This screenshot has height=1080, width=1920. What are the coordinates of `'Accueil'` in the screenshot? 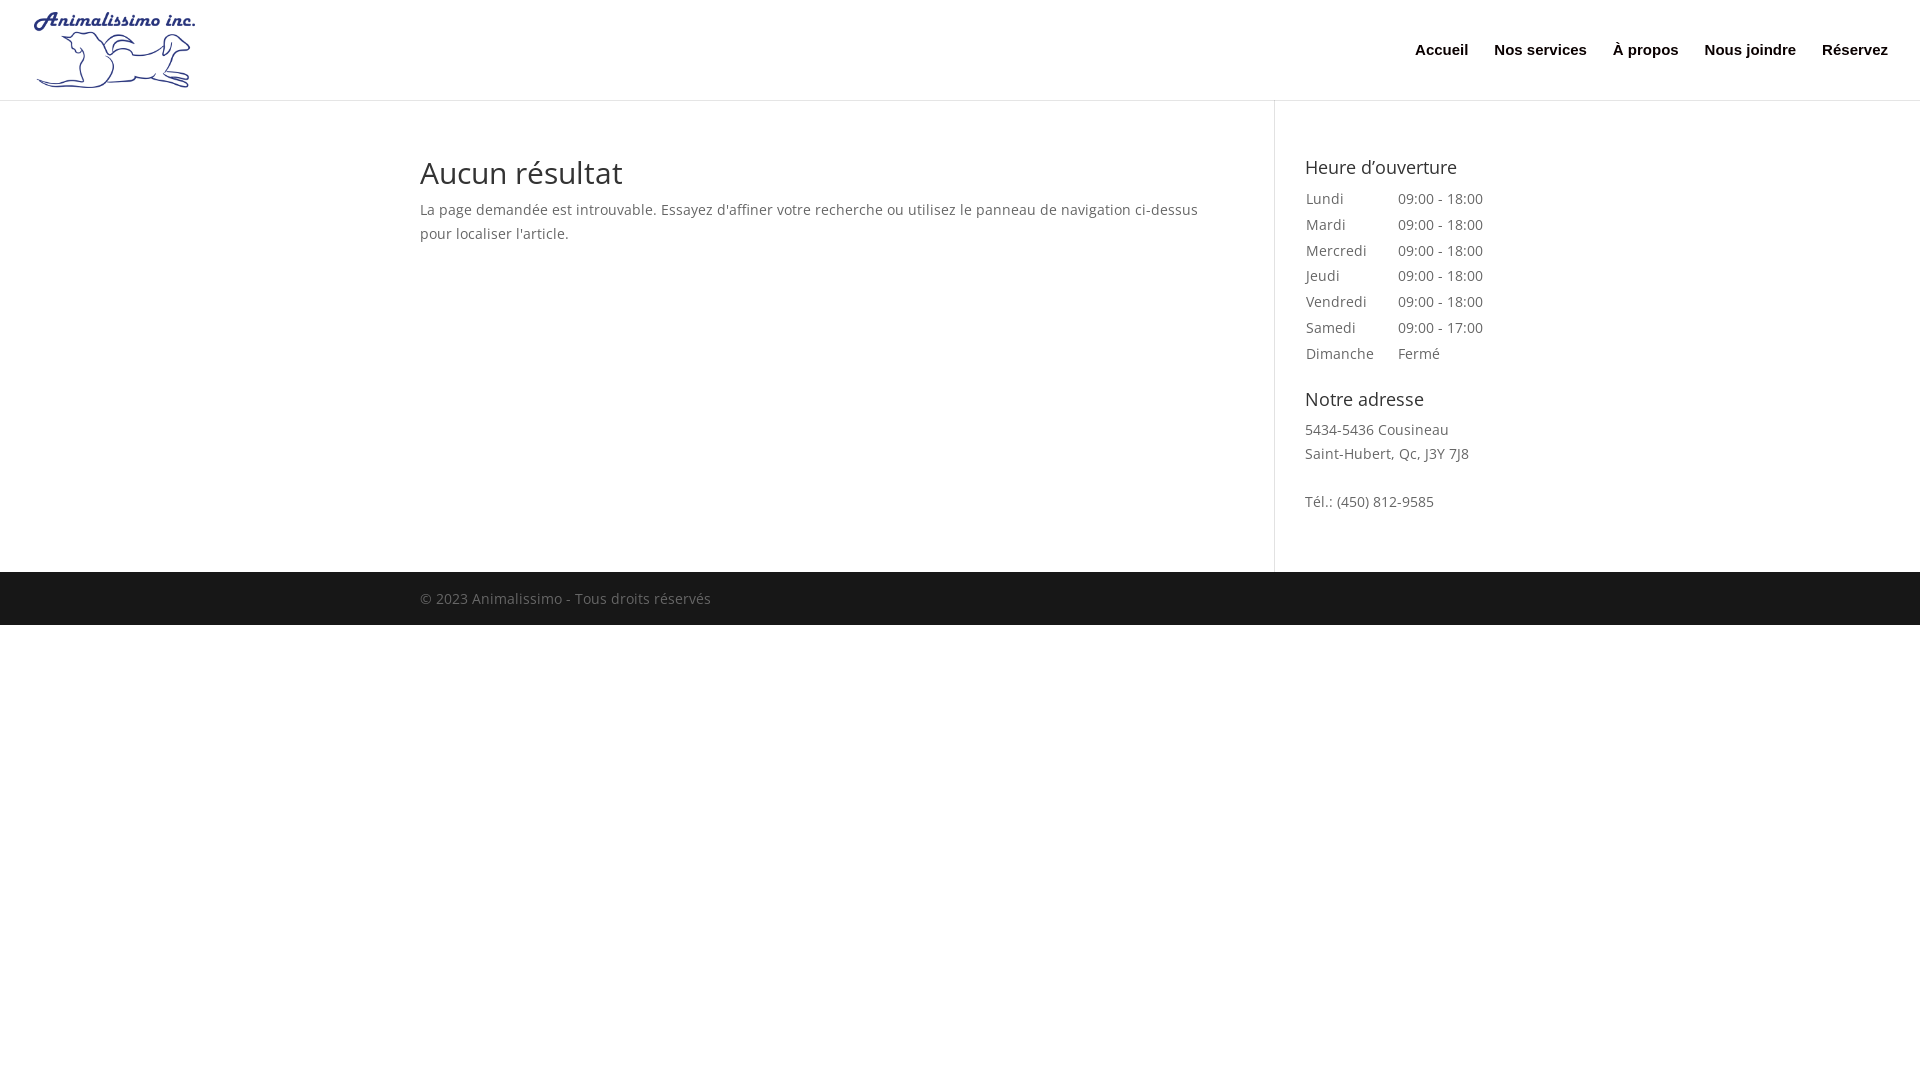 It's located at (1441, 70).